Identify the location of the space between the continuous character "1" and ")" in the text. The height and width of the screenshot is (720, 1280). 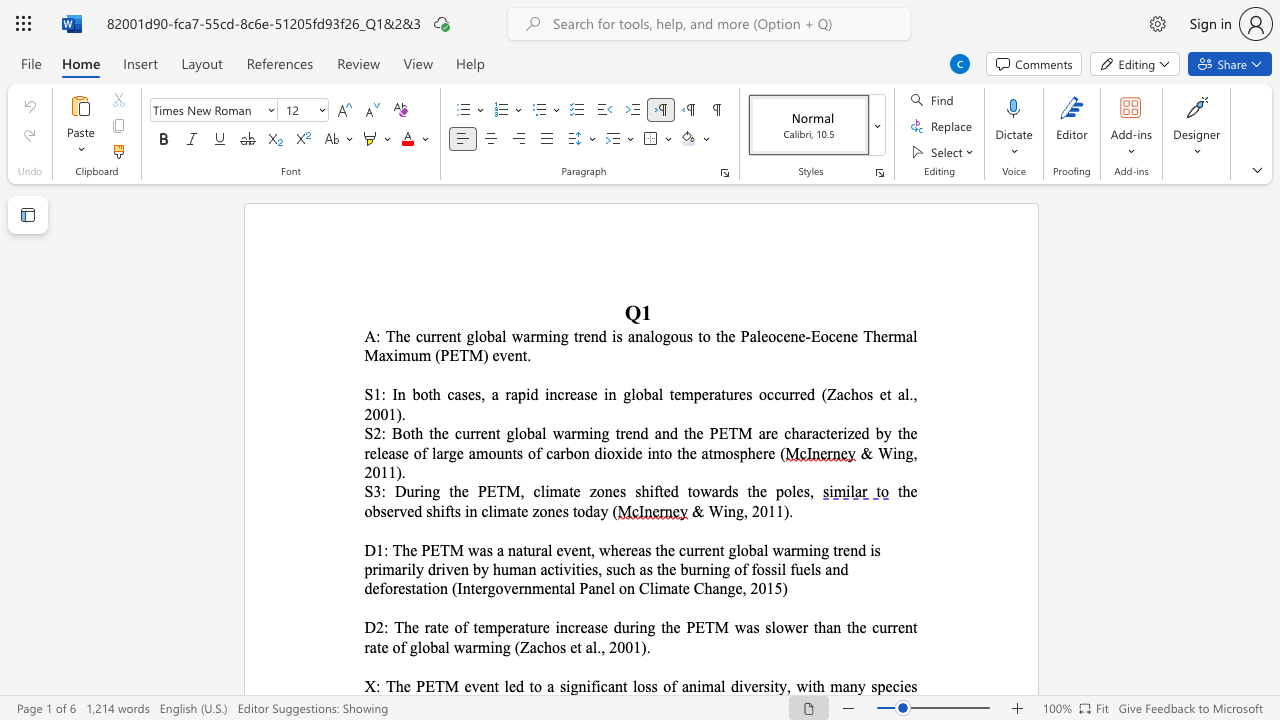
(640, 647).